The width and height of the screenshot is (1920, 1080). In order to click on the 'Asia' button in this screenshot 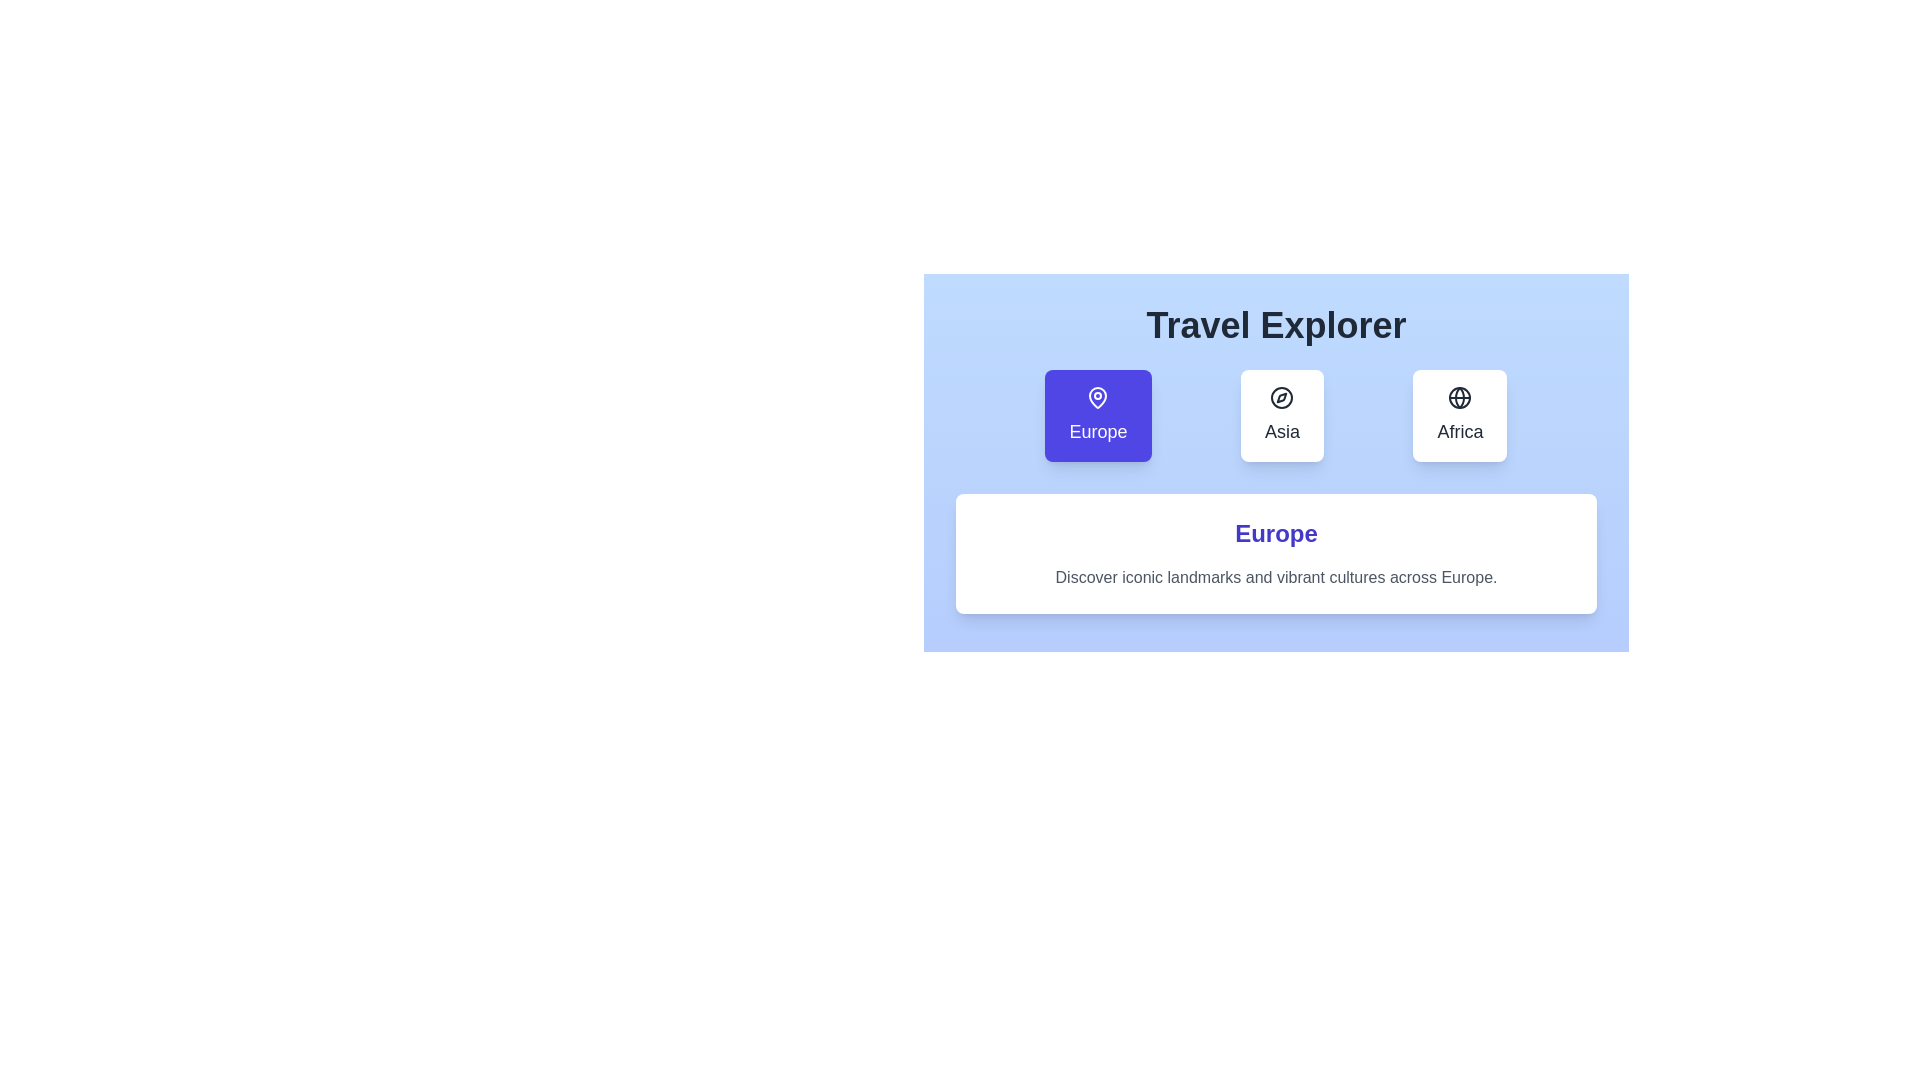, I will do `click(1275, 451)`.